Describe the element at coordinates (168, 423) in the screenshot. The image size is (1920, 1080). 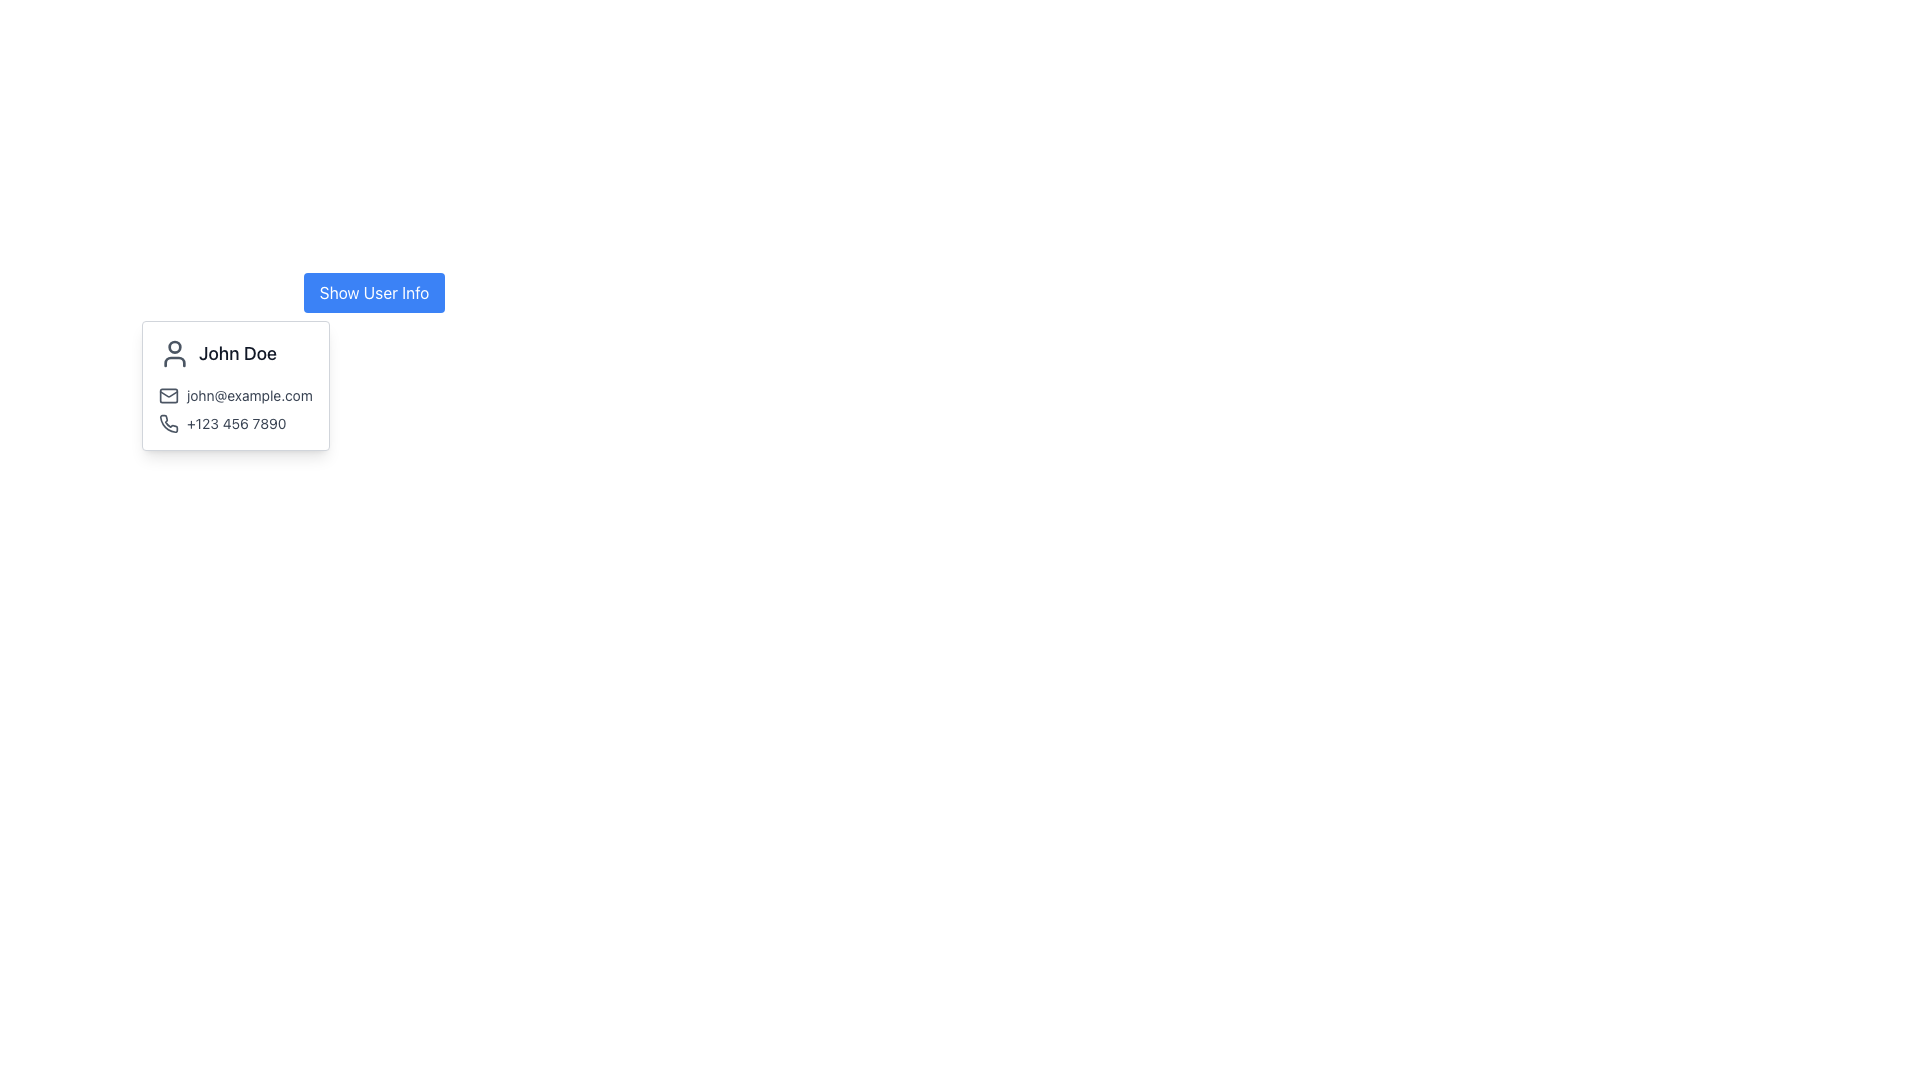
I see `the gray telephone handset icon located to the left of the phone number '+123 456 7890' for interaction` at that location.